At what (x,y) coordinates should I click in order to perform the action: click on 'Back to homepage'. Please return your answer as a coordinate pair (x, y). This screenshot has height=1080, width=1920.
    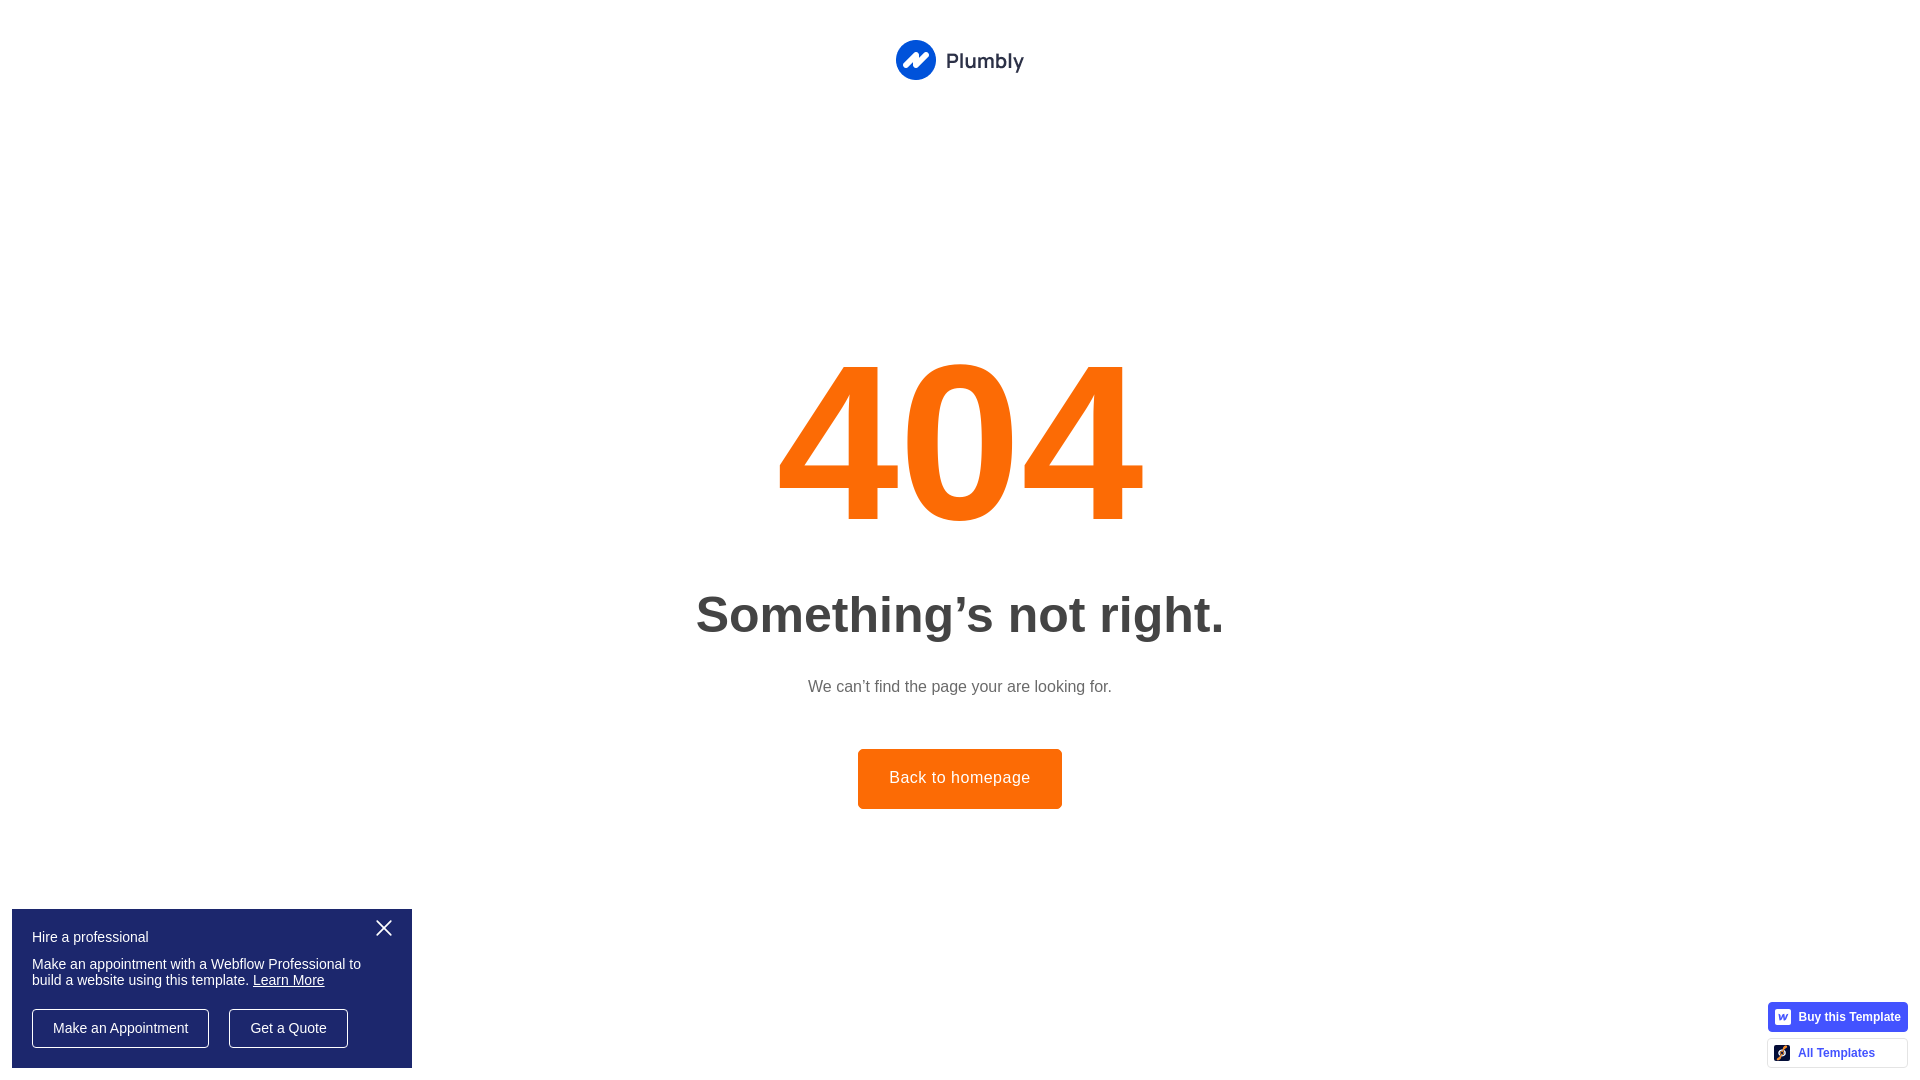
    Looking at the image, I should click on (958, 778).